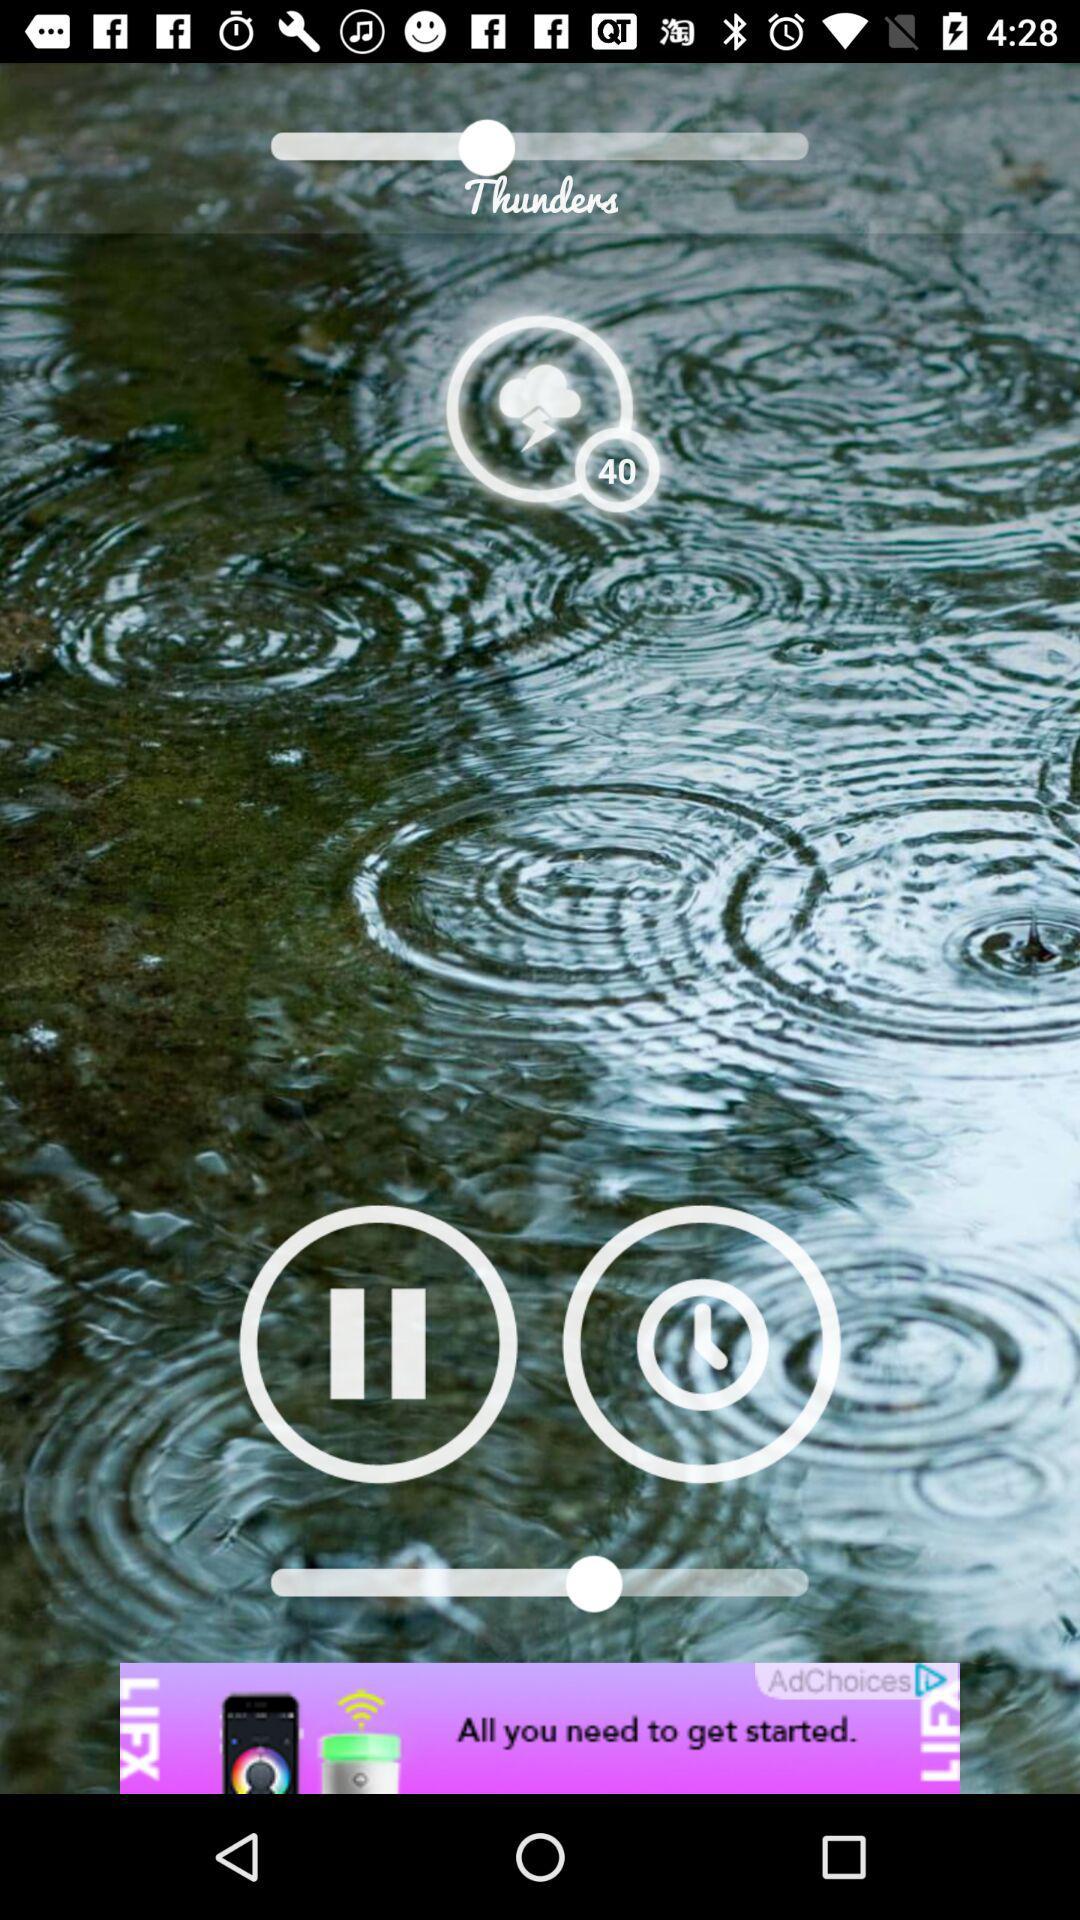  I want to click on external advertisement, so click(540, 1727).